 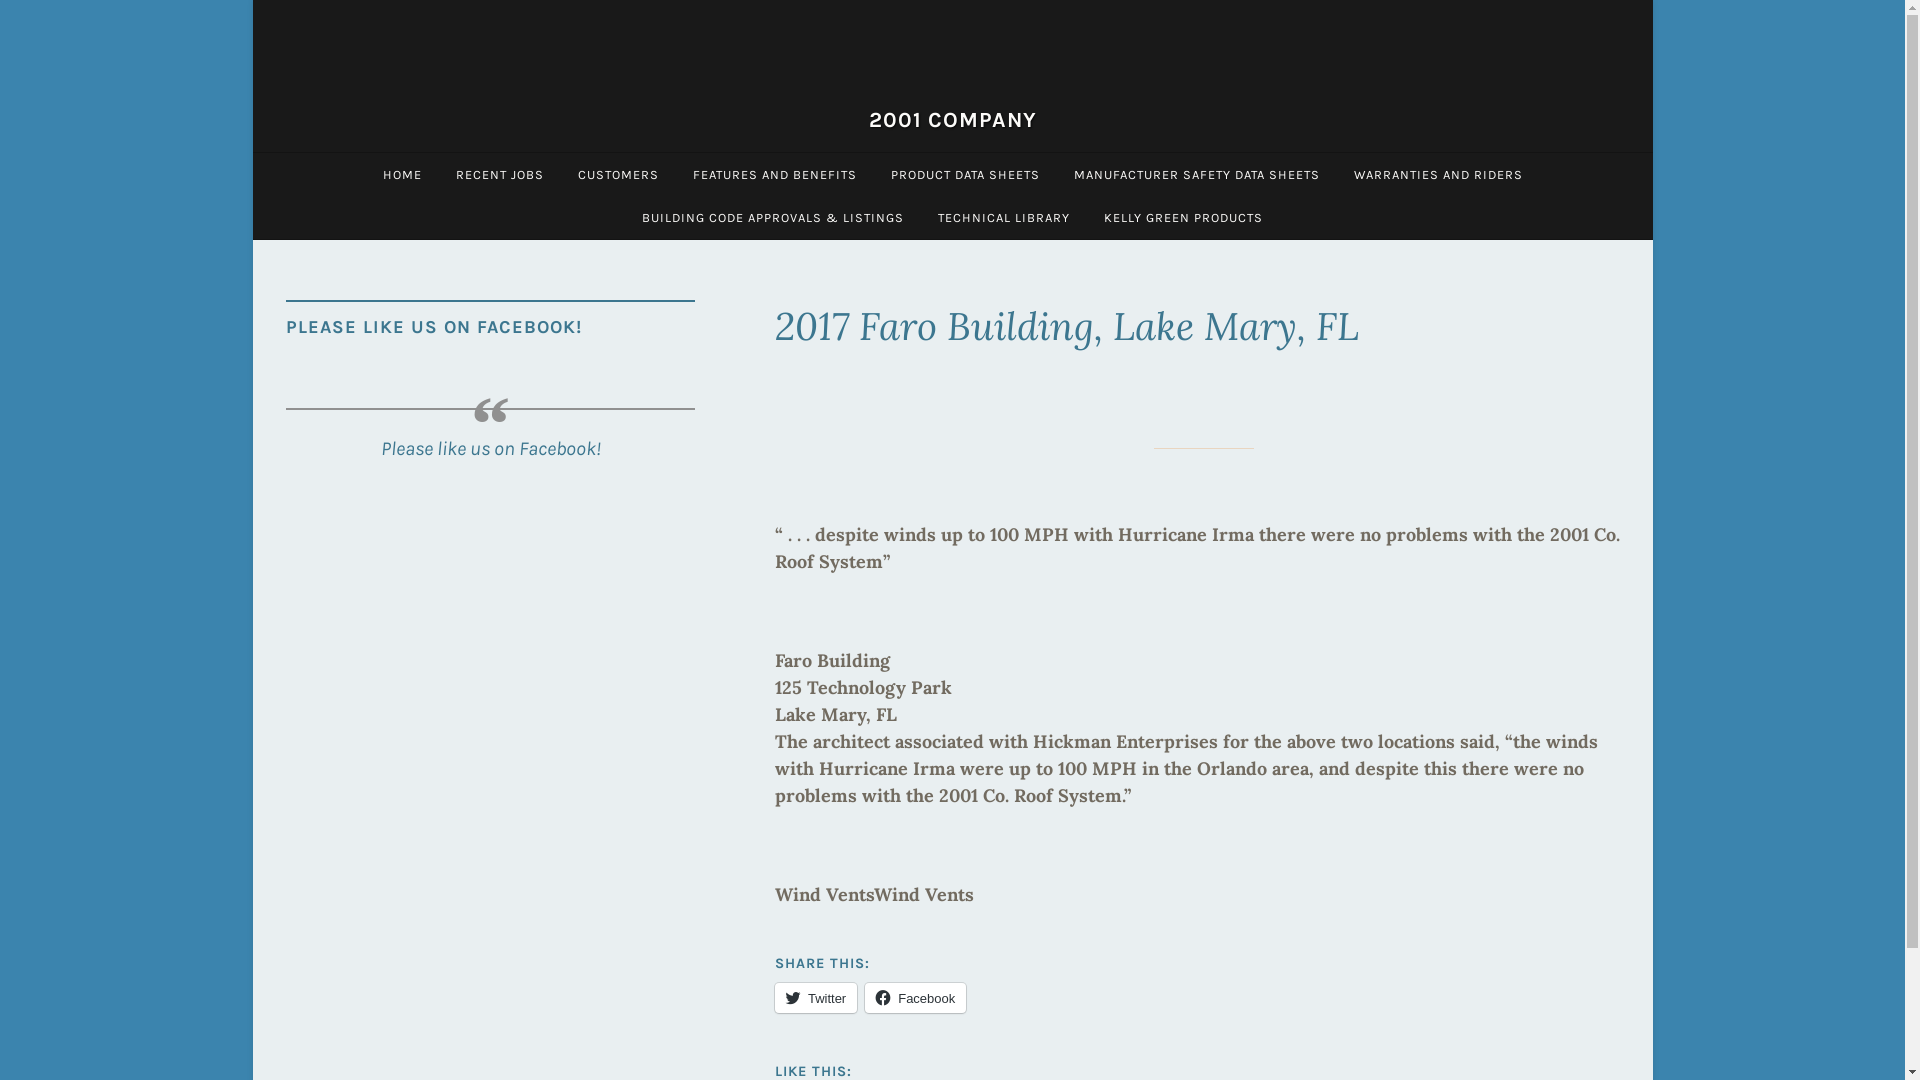 I want to click on 'KELLY GREEN PRODUCTS', so click(x=1183, y=217).